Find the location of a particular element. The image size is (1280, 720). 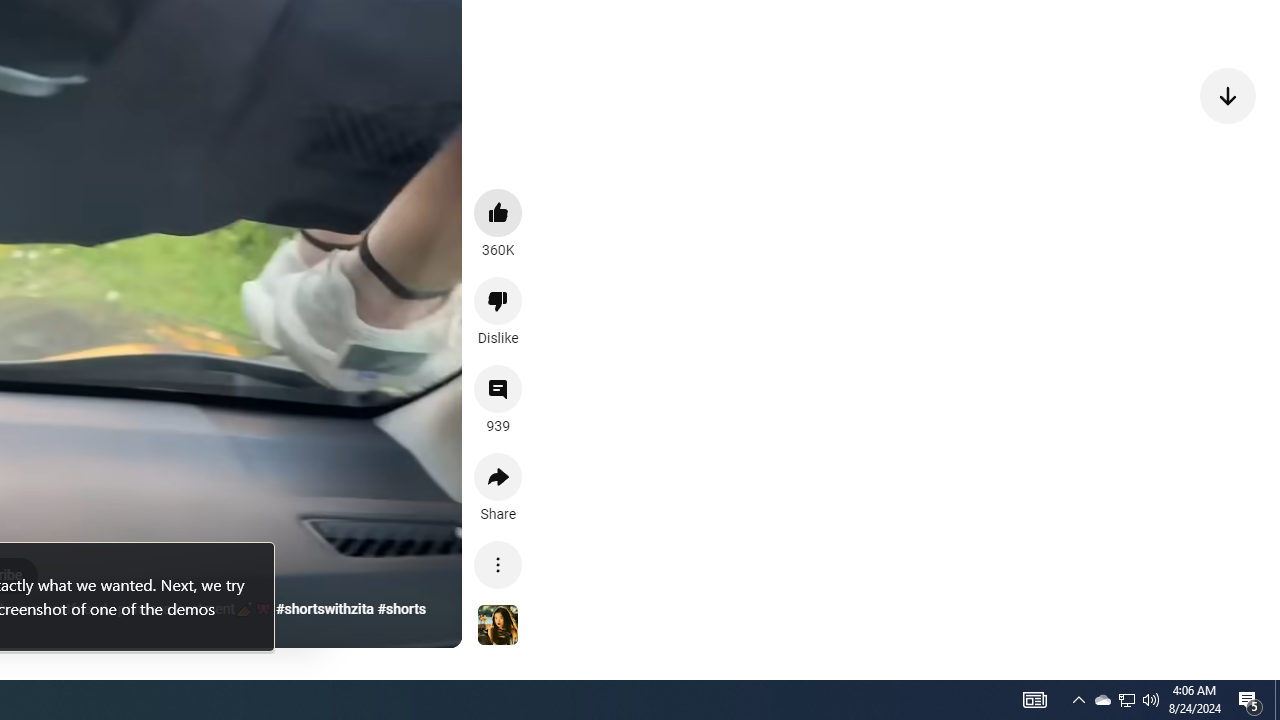

'like this video along with 360K other people' is located at coordinates (498, 212).